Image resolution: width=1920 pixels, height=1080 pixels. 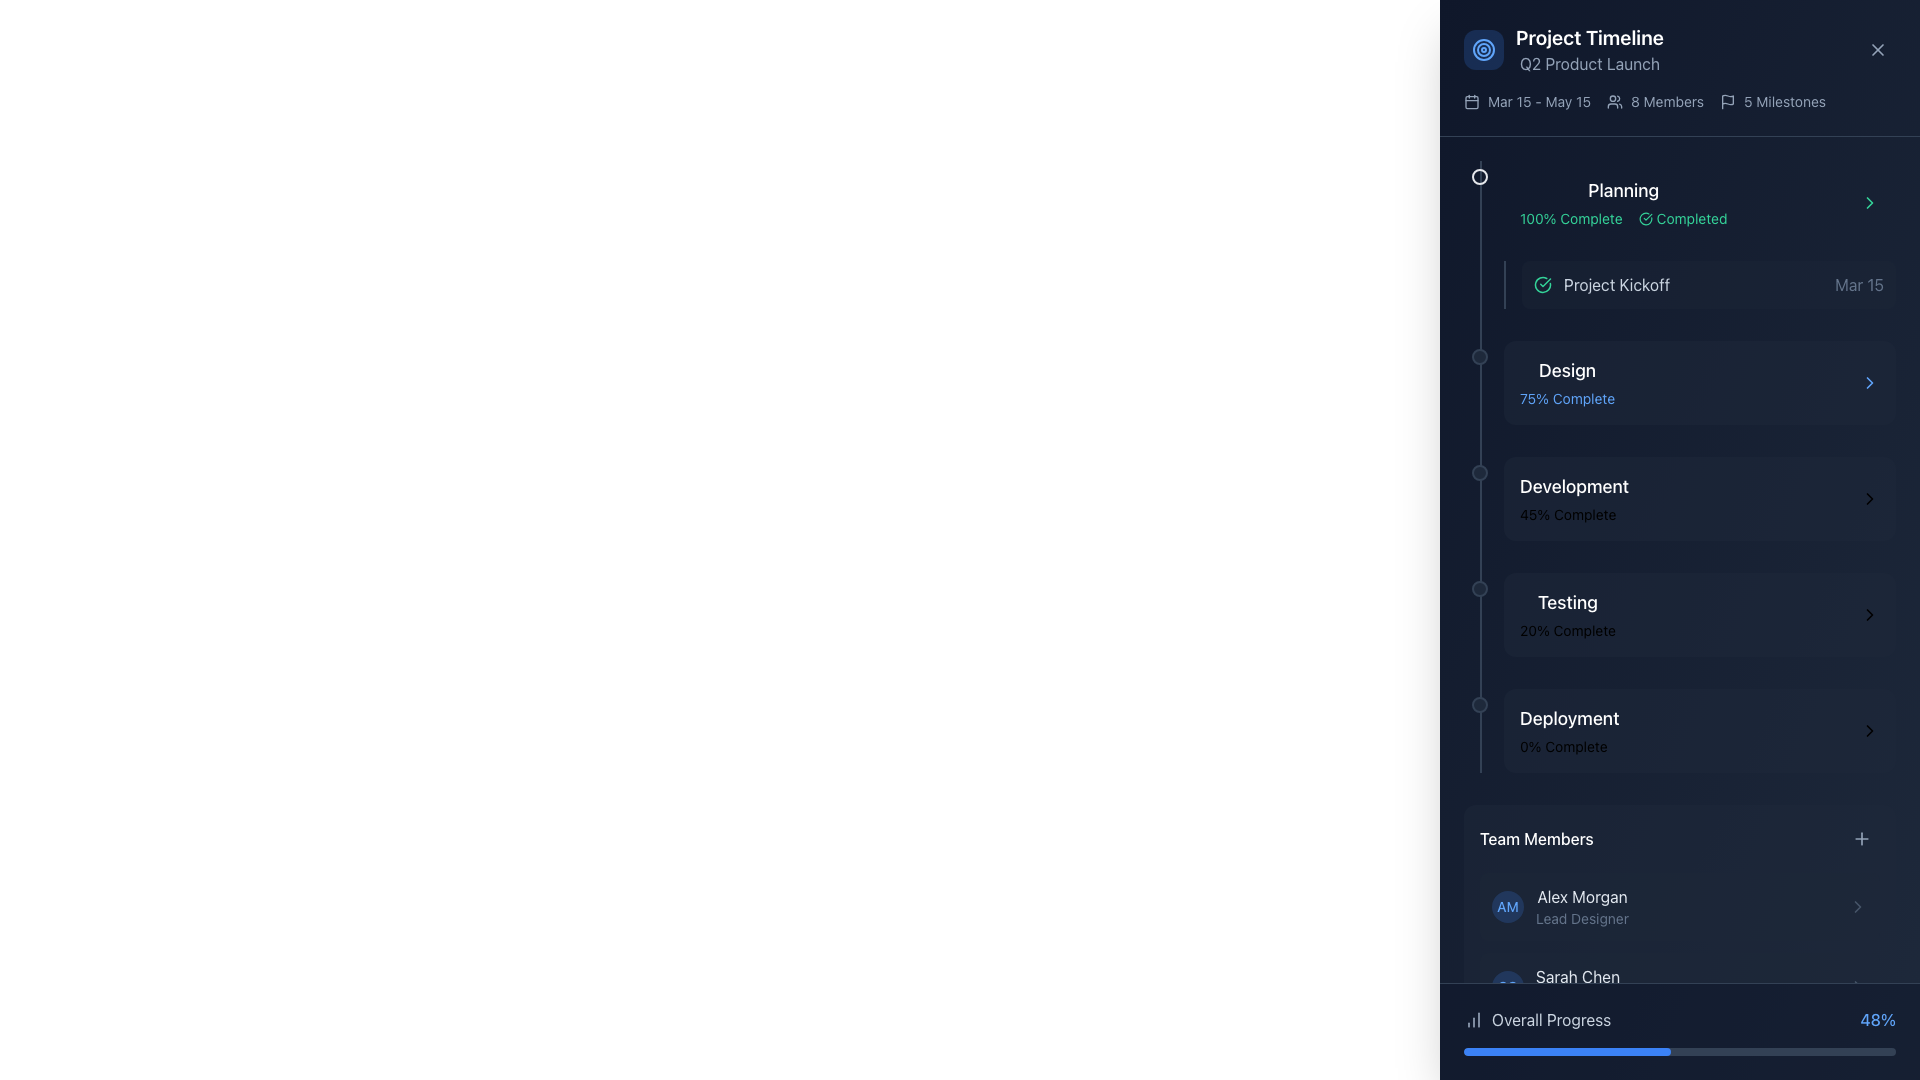 What do you see at coordinates (1541, 285) in the screenshot?
I see `the circular emerald-green icon with a checkmark indicating completion, located to the left of the 'Project Kickoff' text in the timeline interface under the 'Planning' section` at bounding box center [1541, 285].